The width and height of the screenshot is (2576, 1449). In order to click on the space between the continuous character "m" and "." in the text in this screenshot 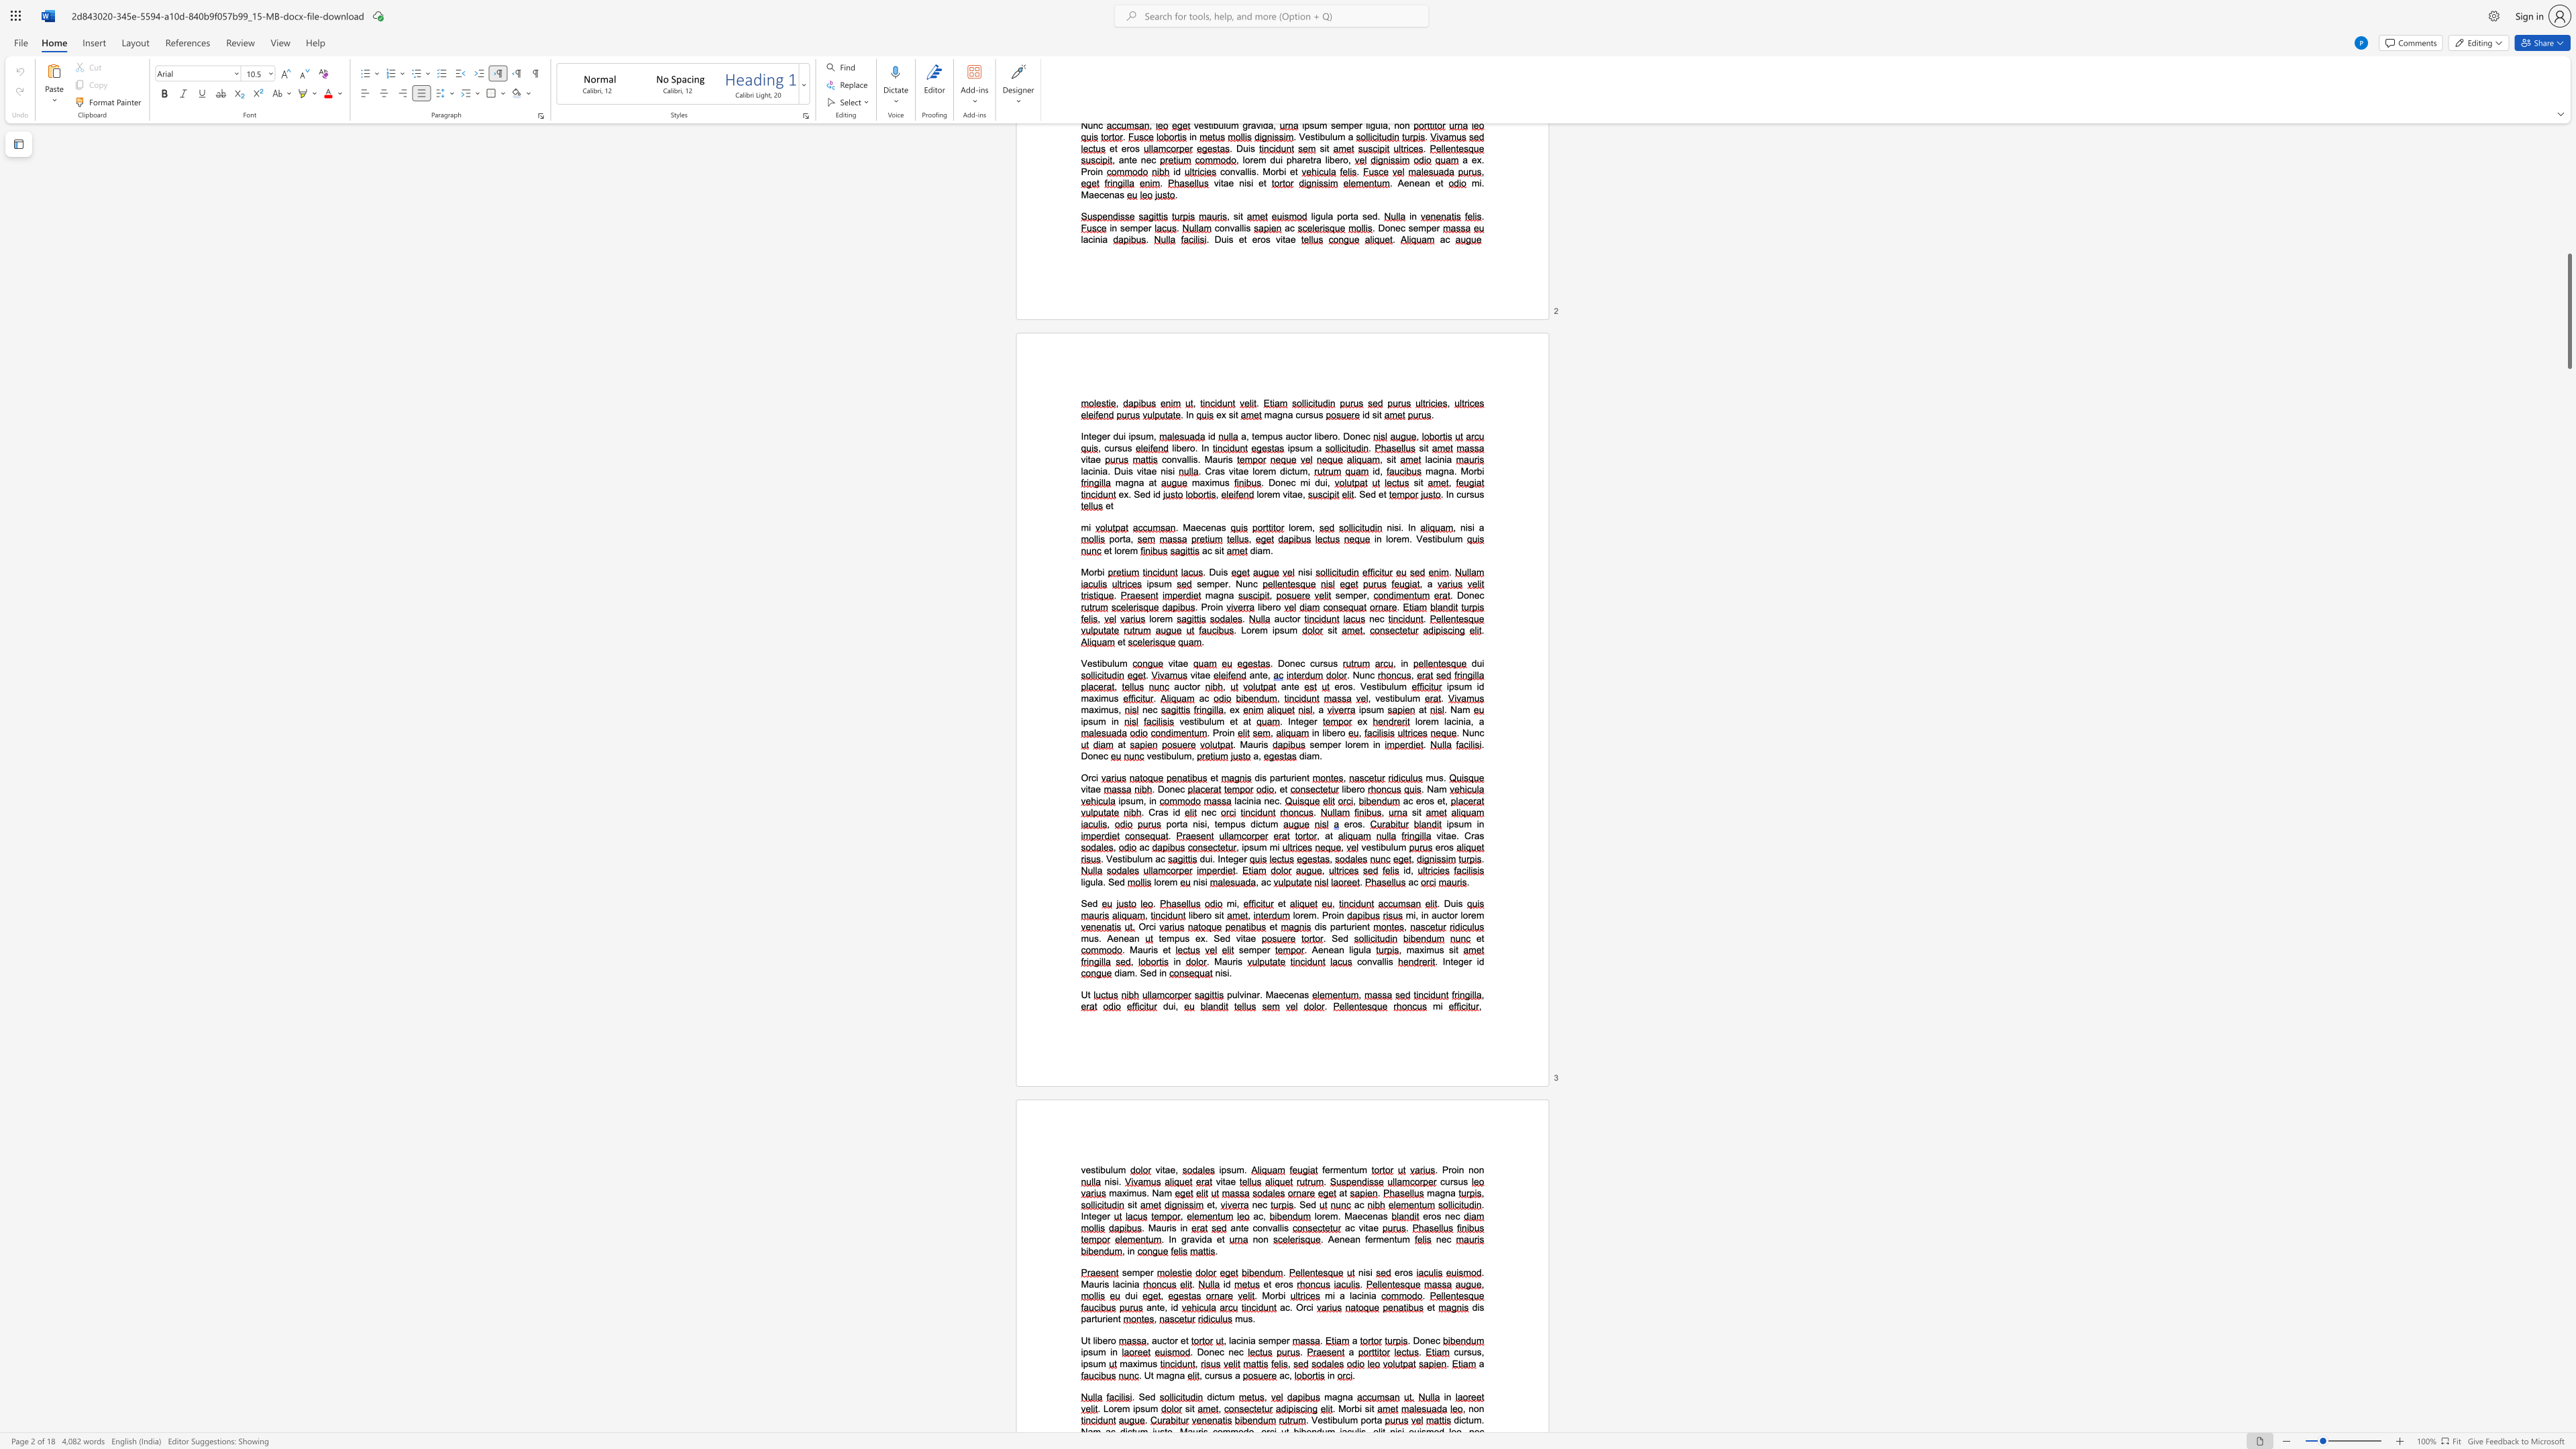, I will do `click(1132, 972)`.